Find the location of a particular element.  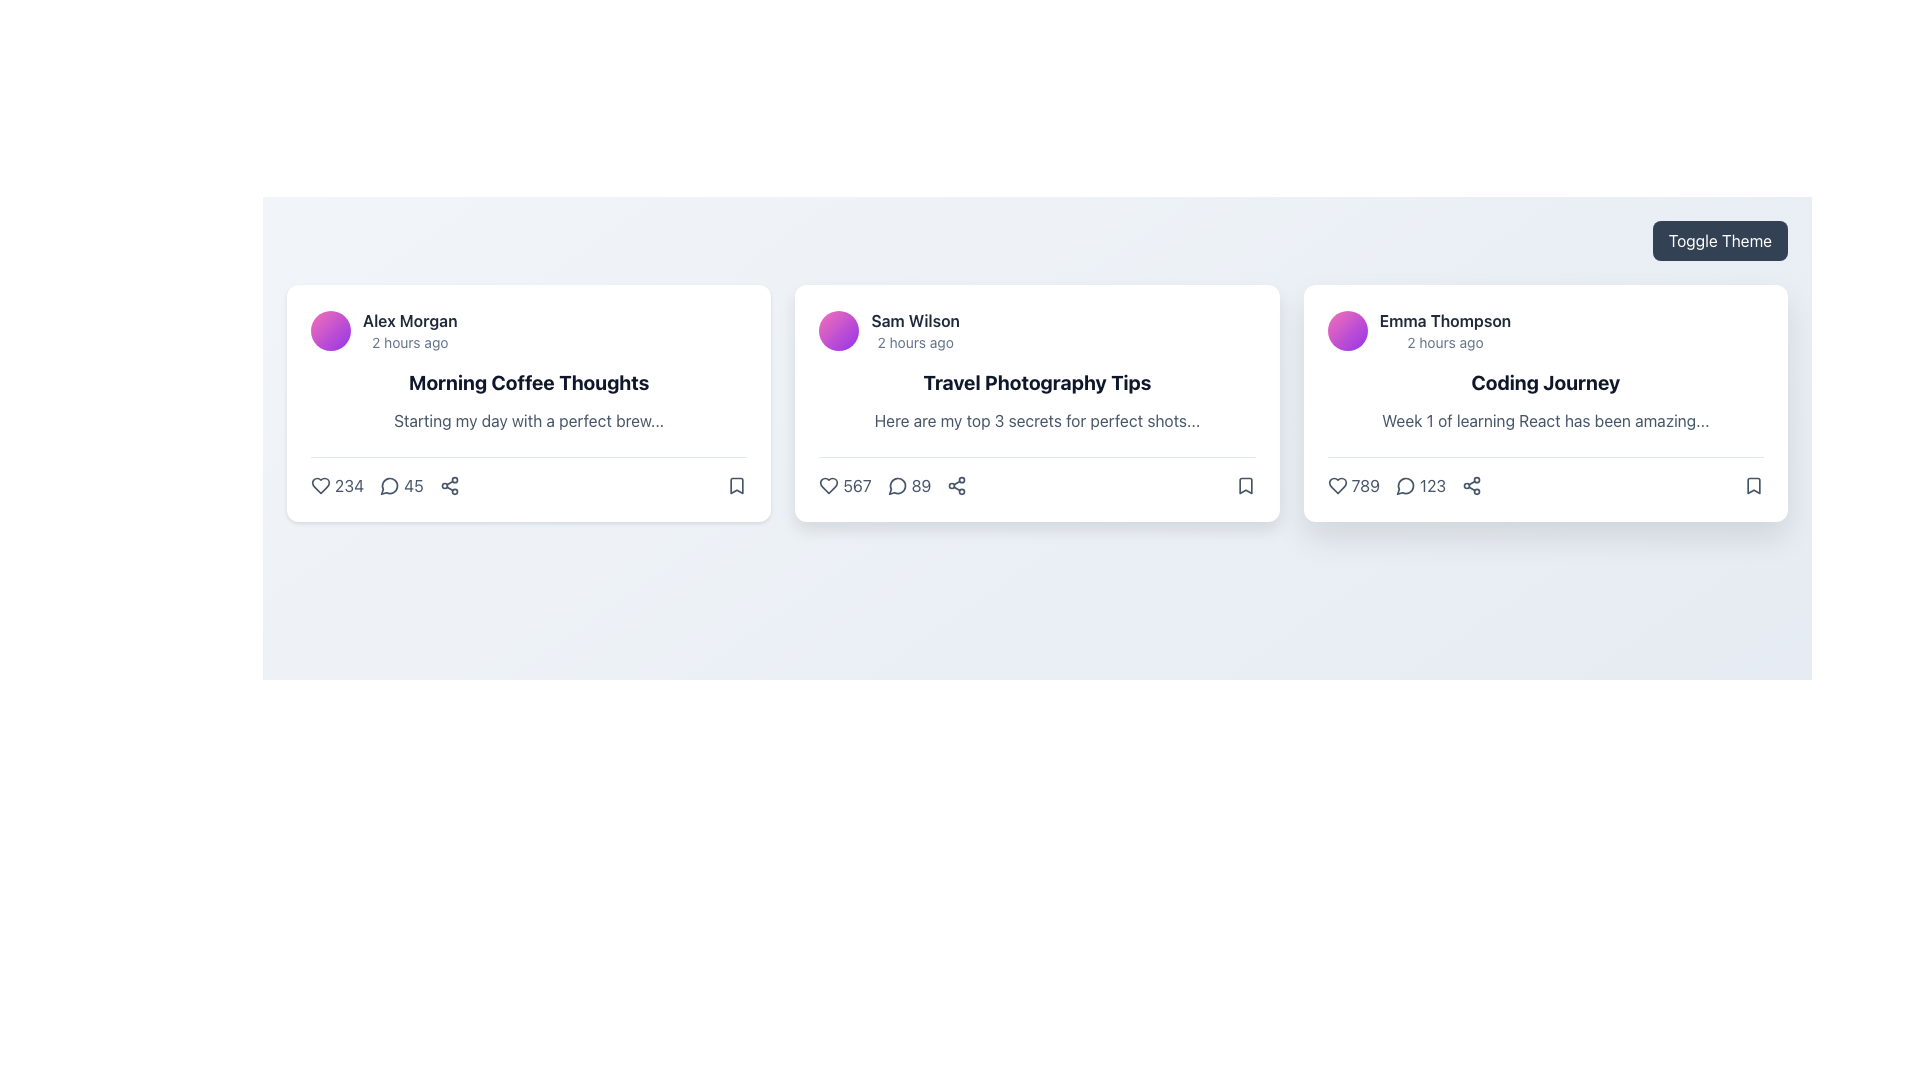

the sharing button, which is the third interactive item in the lower row of the 'Travel Photography Tips' post card, to activate visual feedback is located at coordinates (956, 486).